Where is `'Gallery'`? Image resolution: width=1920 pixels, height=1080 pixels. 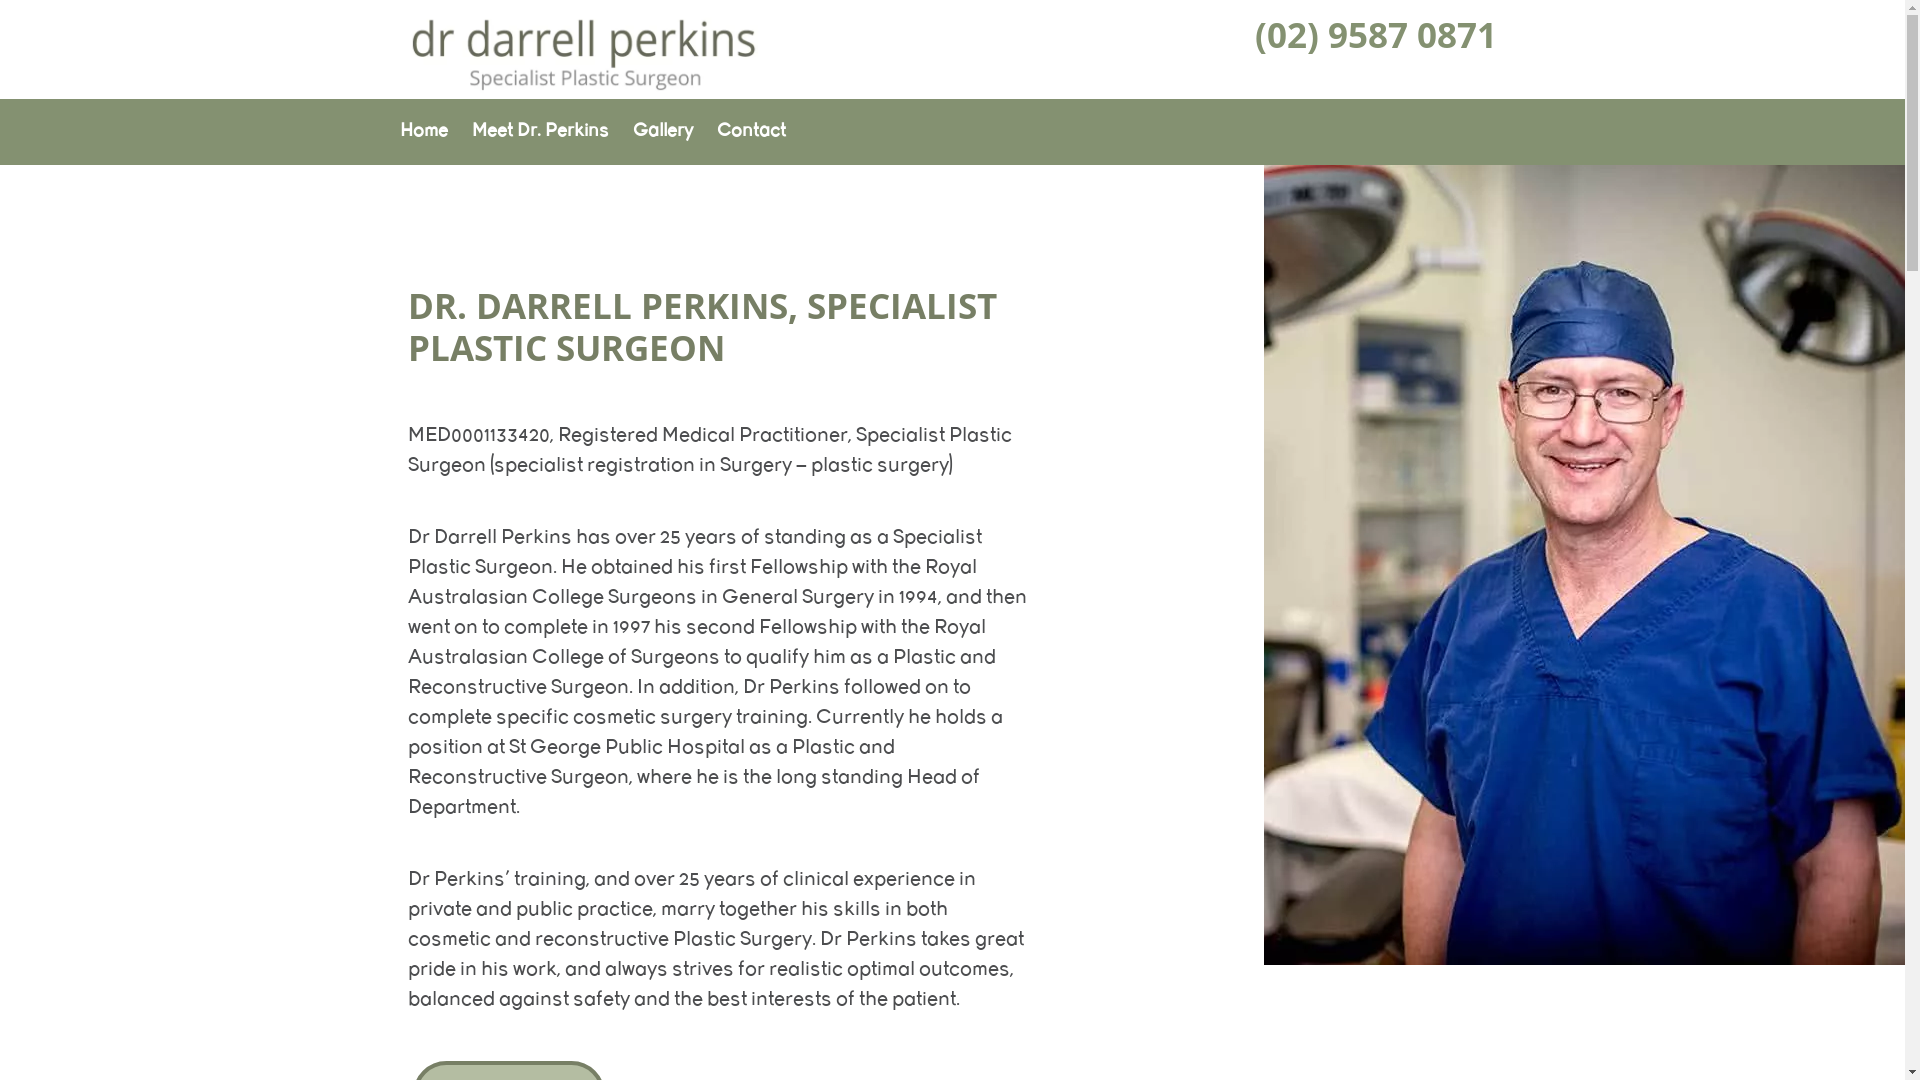 'Gallery' is located at coordinates (662, 131).